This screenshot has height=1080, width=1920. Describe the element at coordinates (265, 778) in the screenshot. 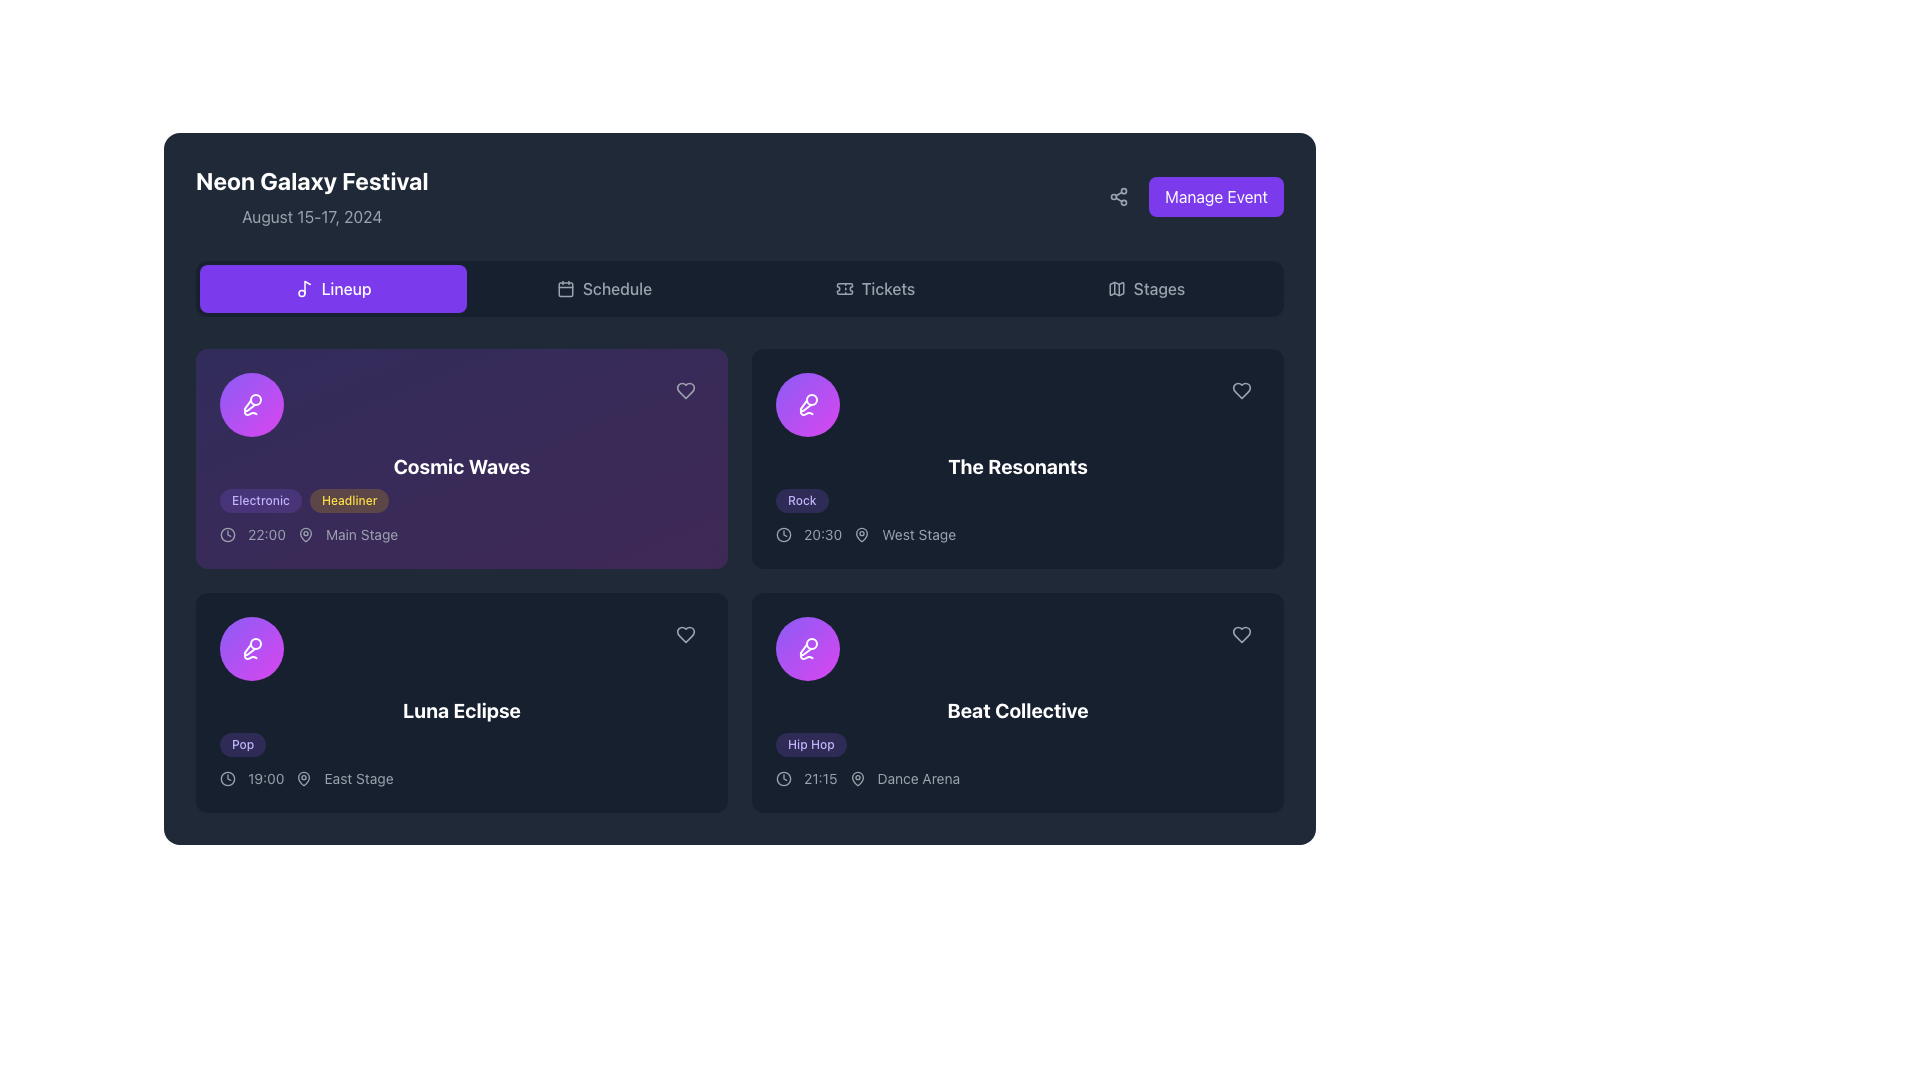

I see `the time label displaying '19:00' located under the title 'Luna Eclipse', positioned between a clock icon and the 'East Stage' label` at that location.